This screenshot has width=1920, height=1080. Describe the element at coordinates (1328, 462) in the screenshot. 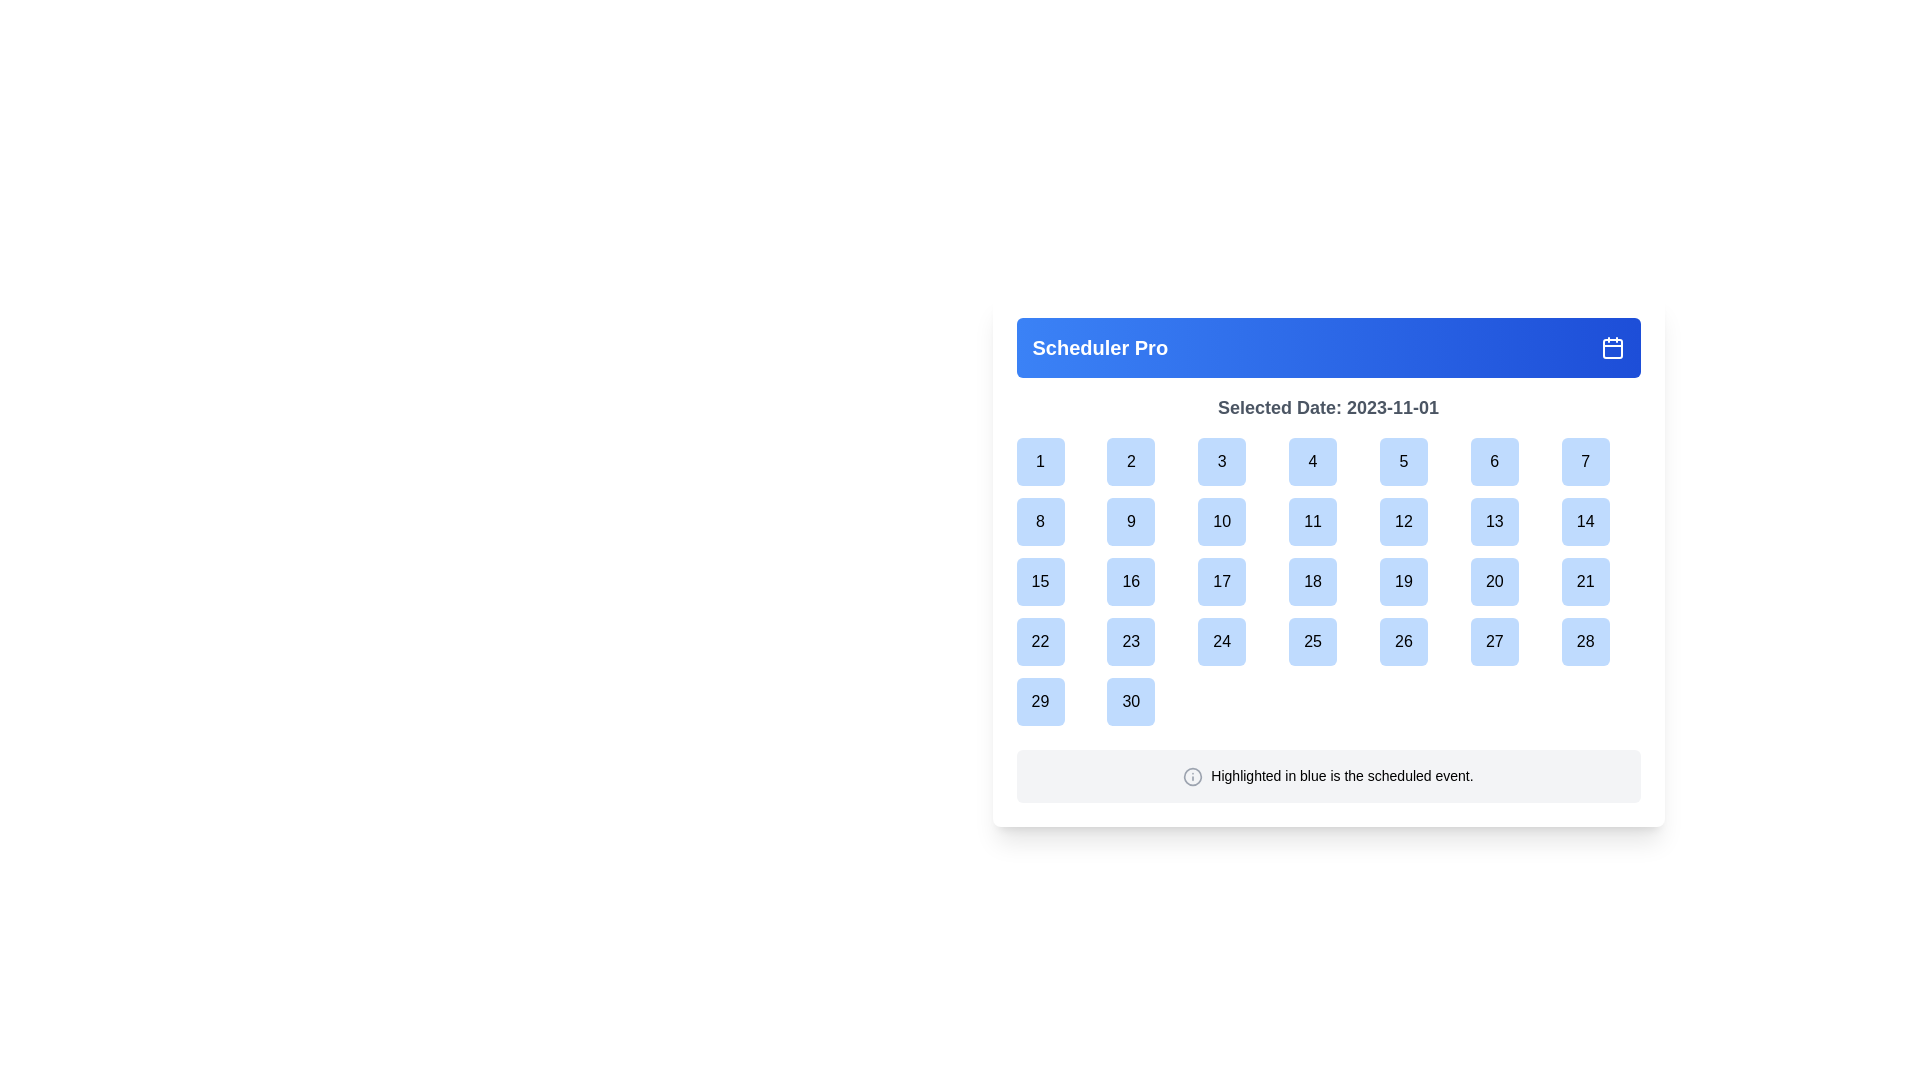

I see `the blue square button with rounded corners featuring the number '4'` at that location.